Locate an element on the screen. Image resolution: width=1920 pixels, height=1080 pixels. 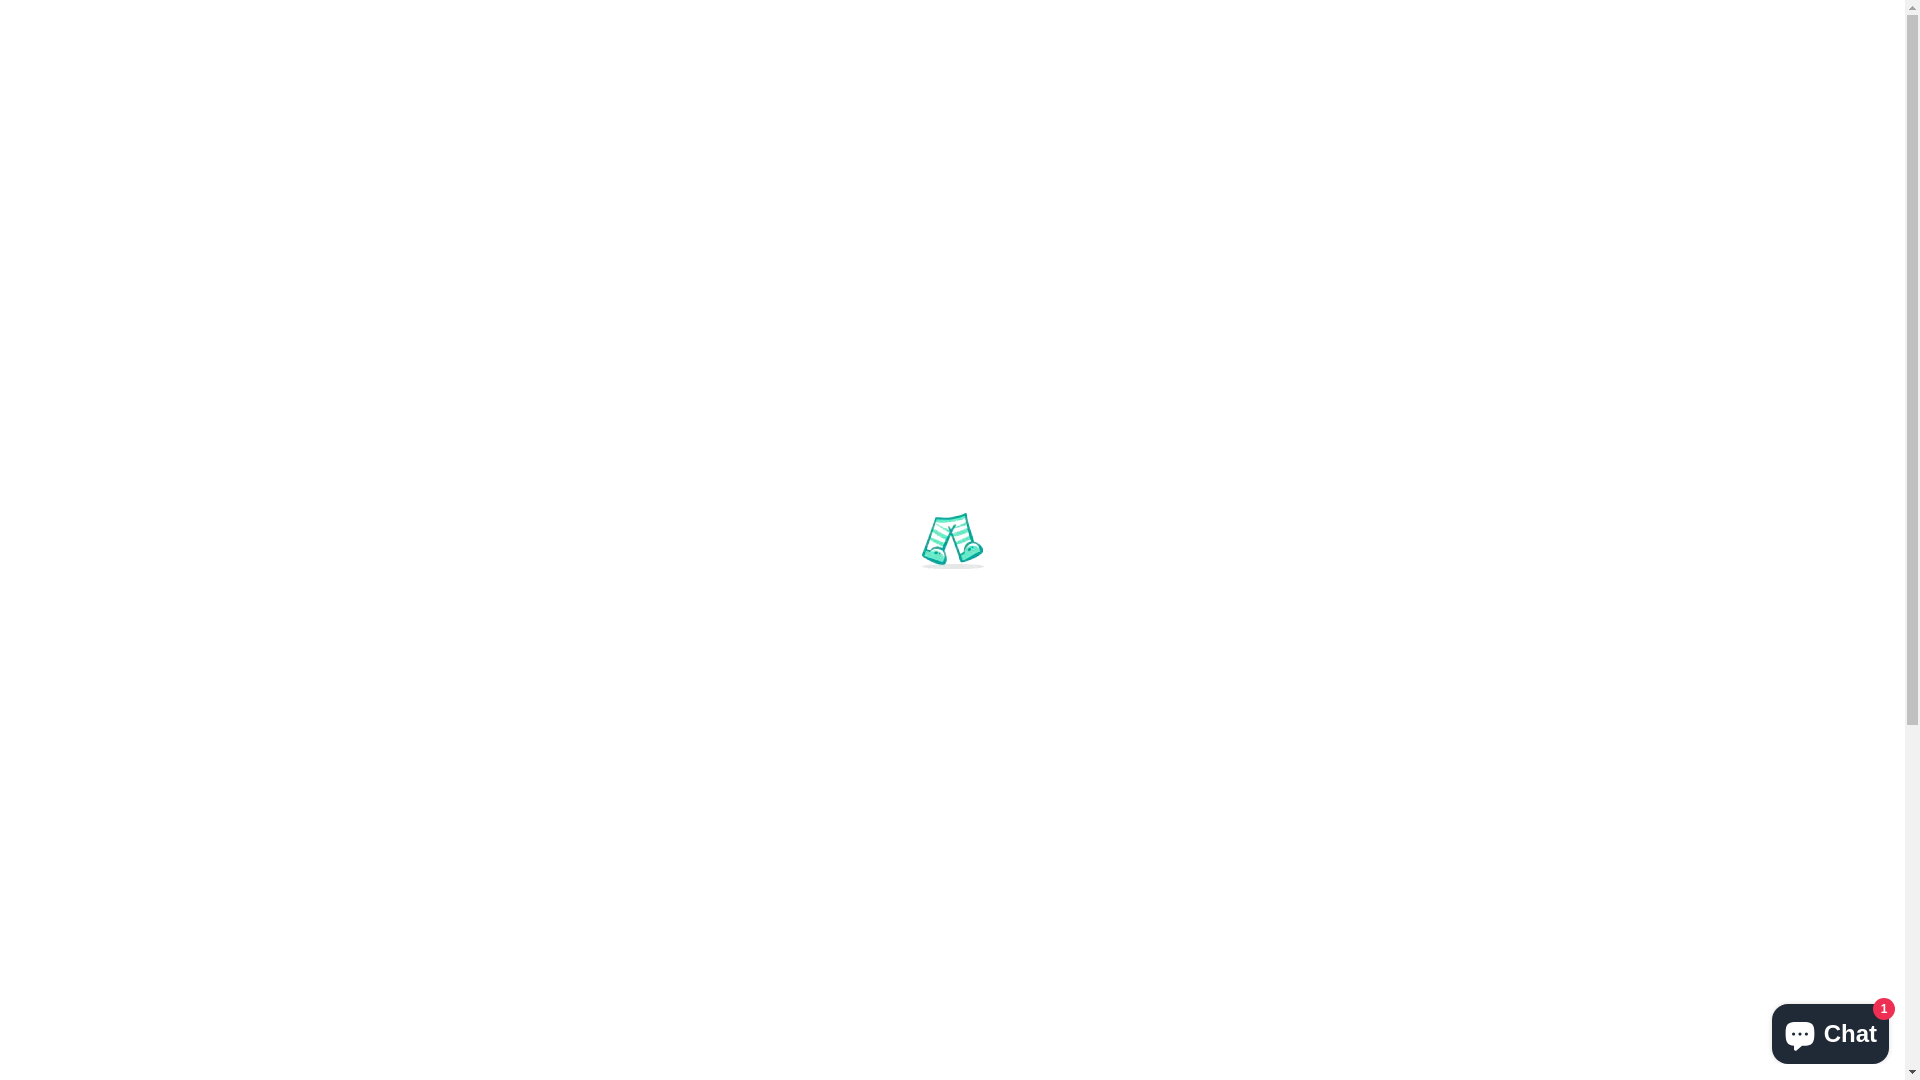
'Shopify online store chat' is located at coordinates (1830, 1029).